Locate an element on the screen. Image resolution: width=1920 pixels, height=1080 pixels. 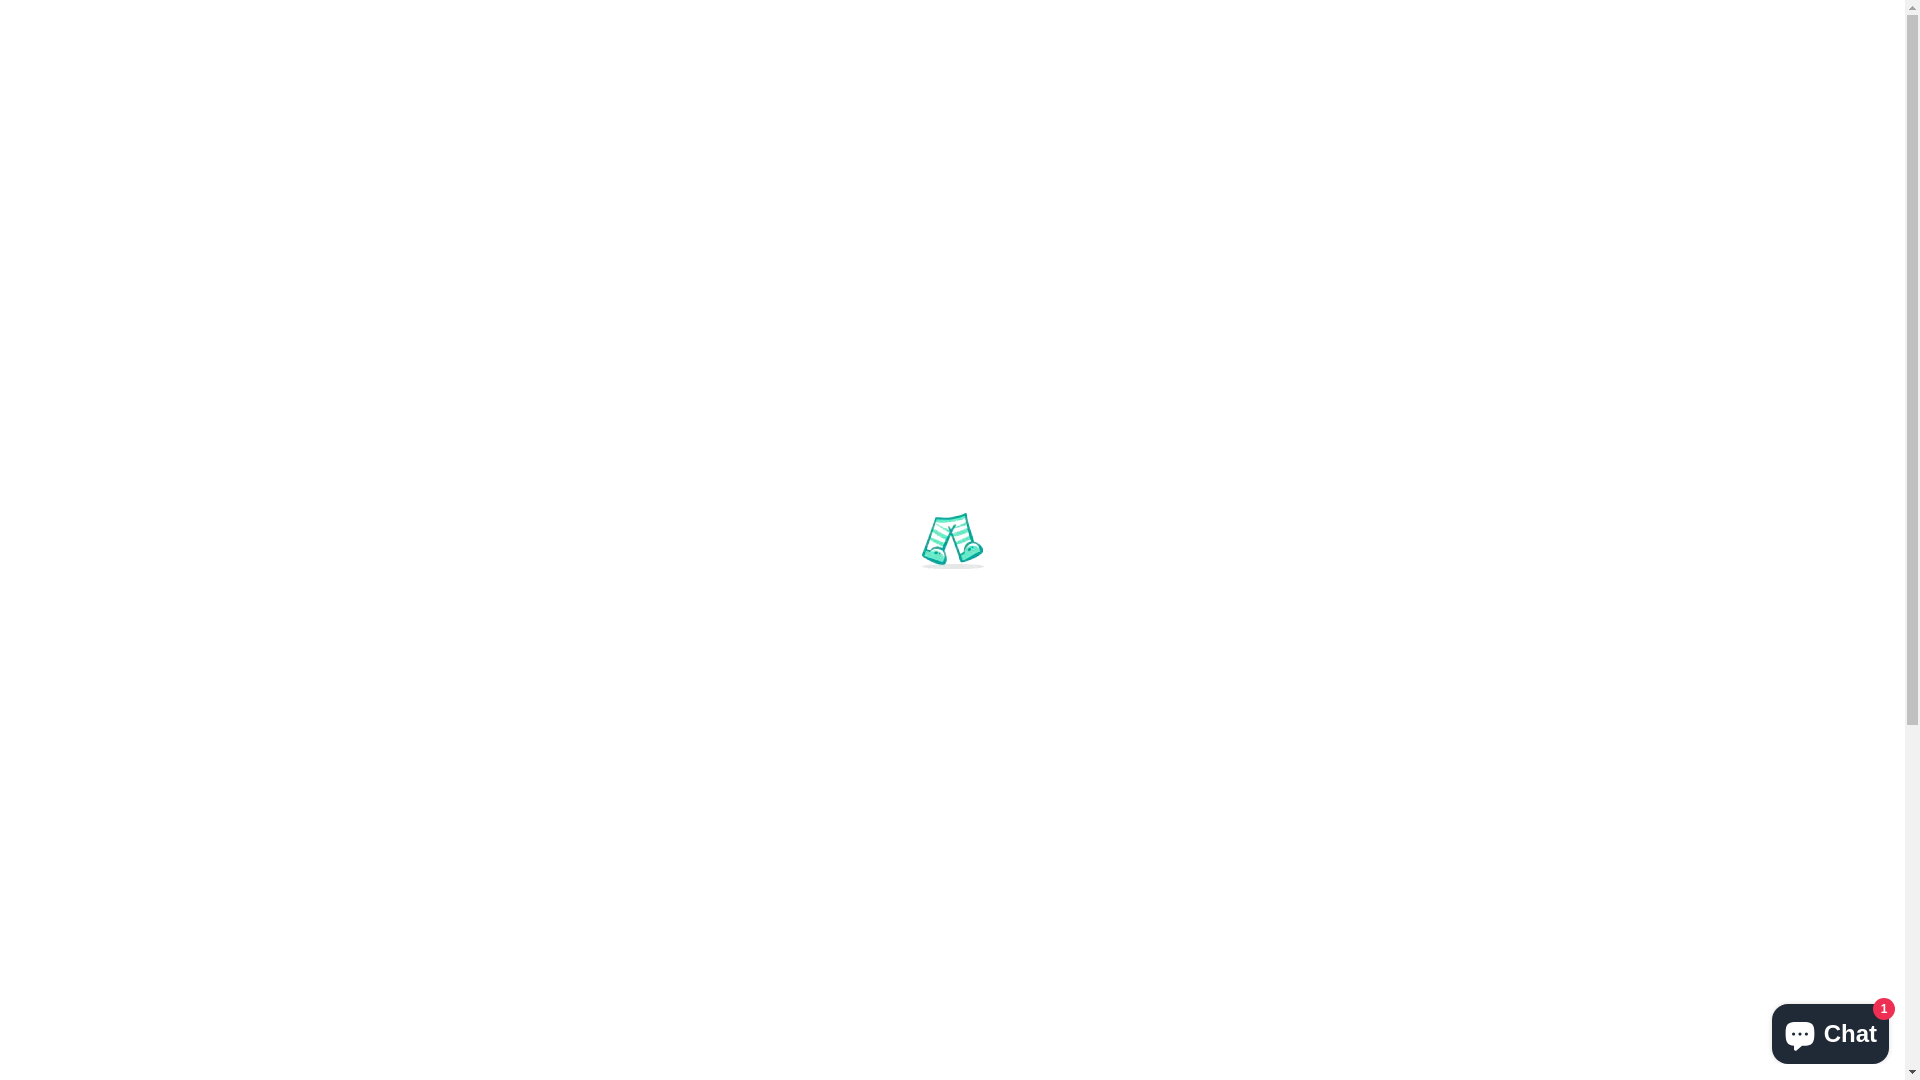
'Shopify online store chat' is located at coordinates (1830, 1029).